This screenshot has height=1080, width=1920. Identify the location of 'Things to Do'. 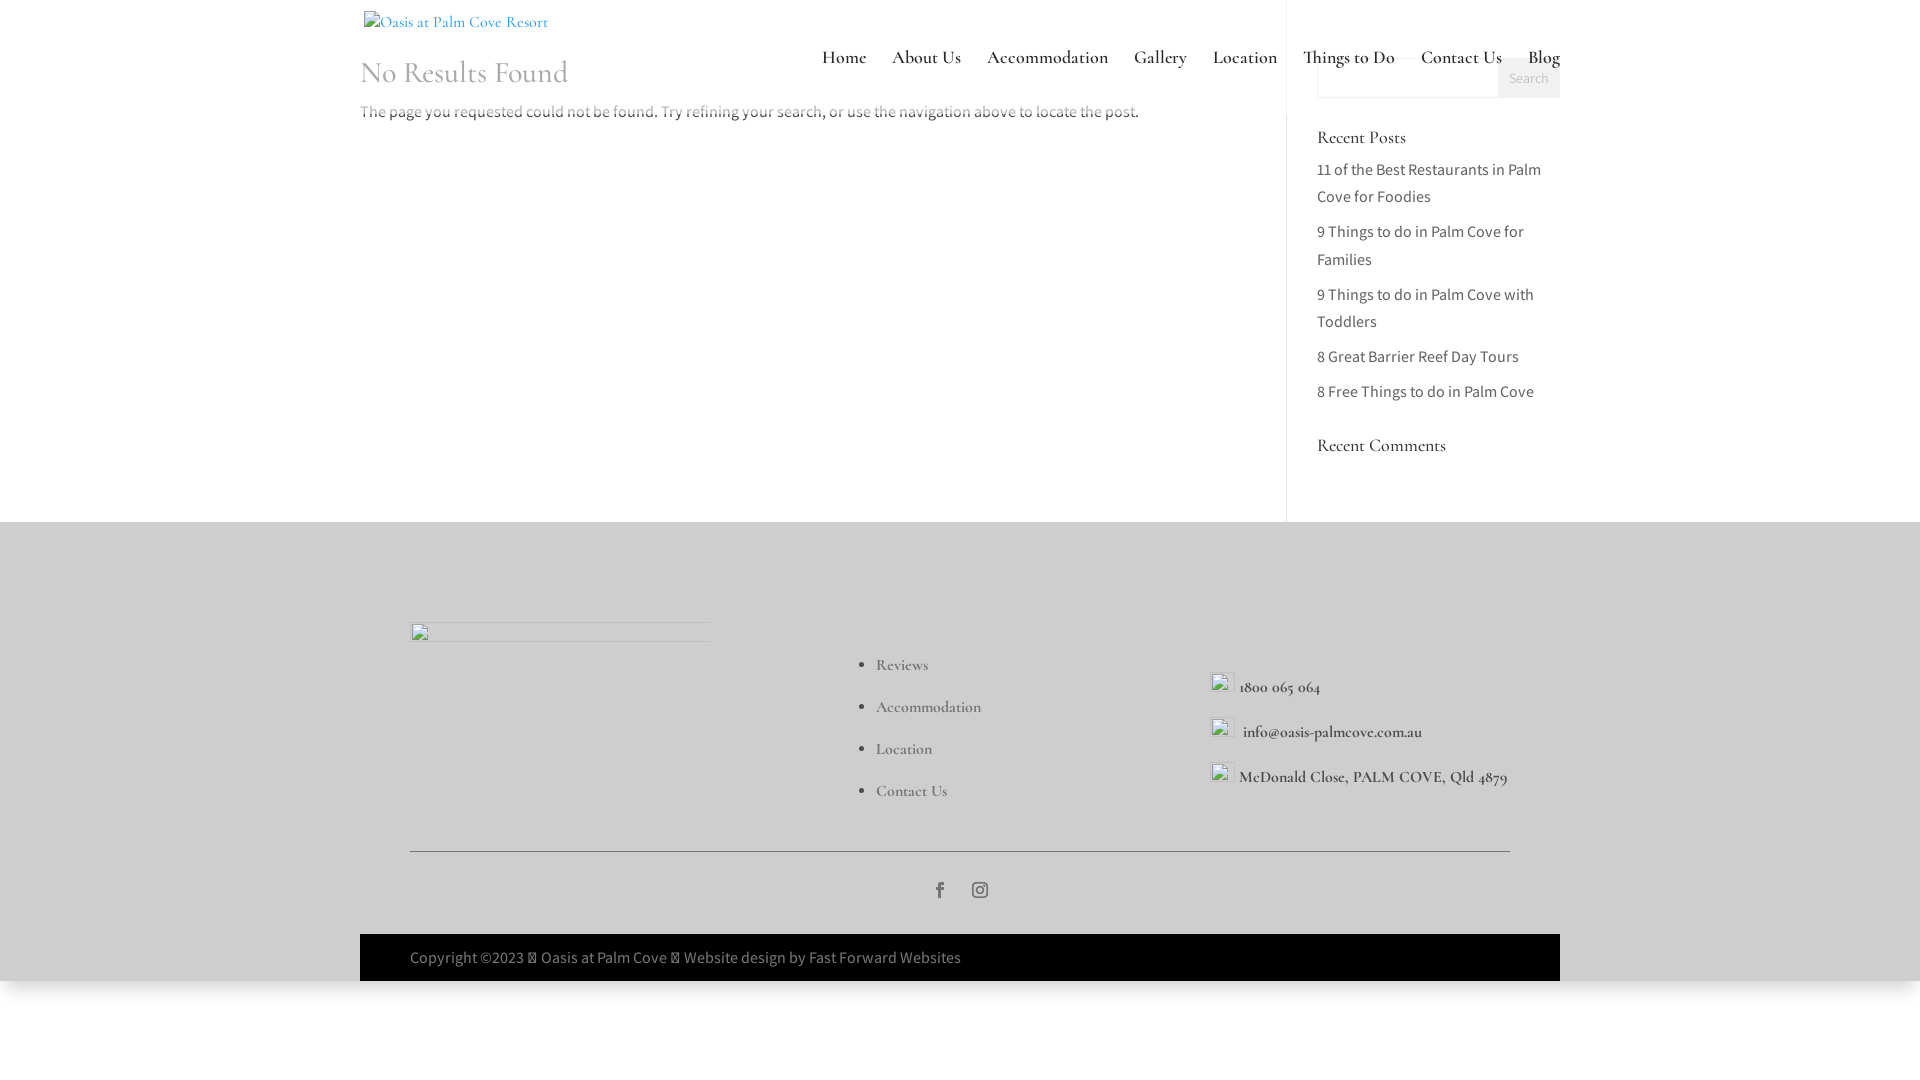
(1302, 80).